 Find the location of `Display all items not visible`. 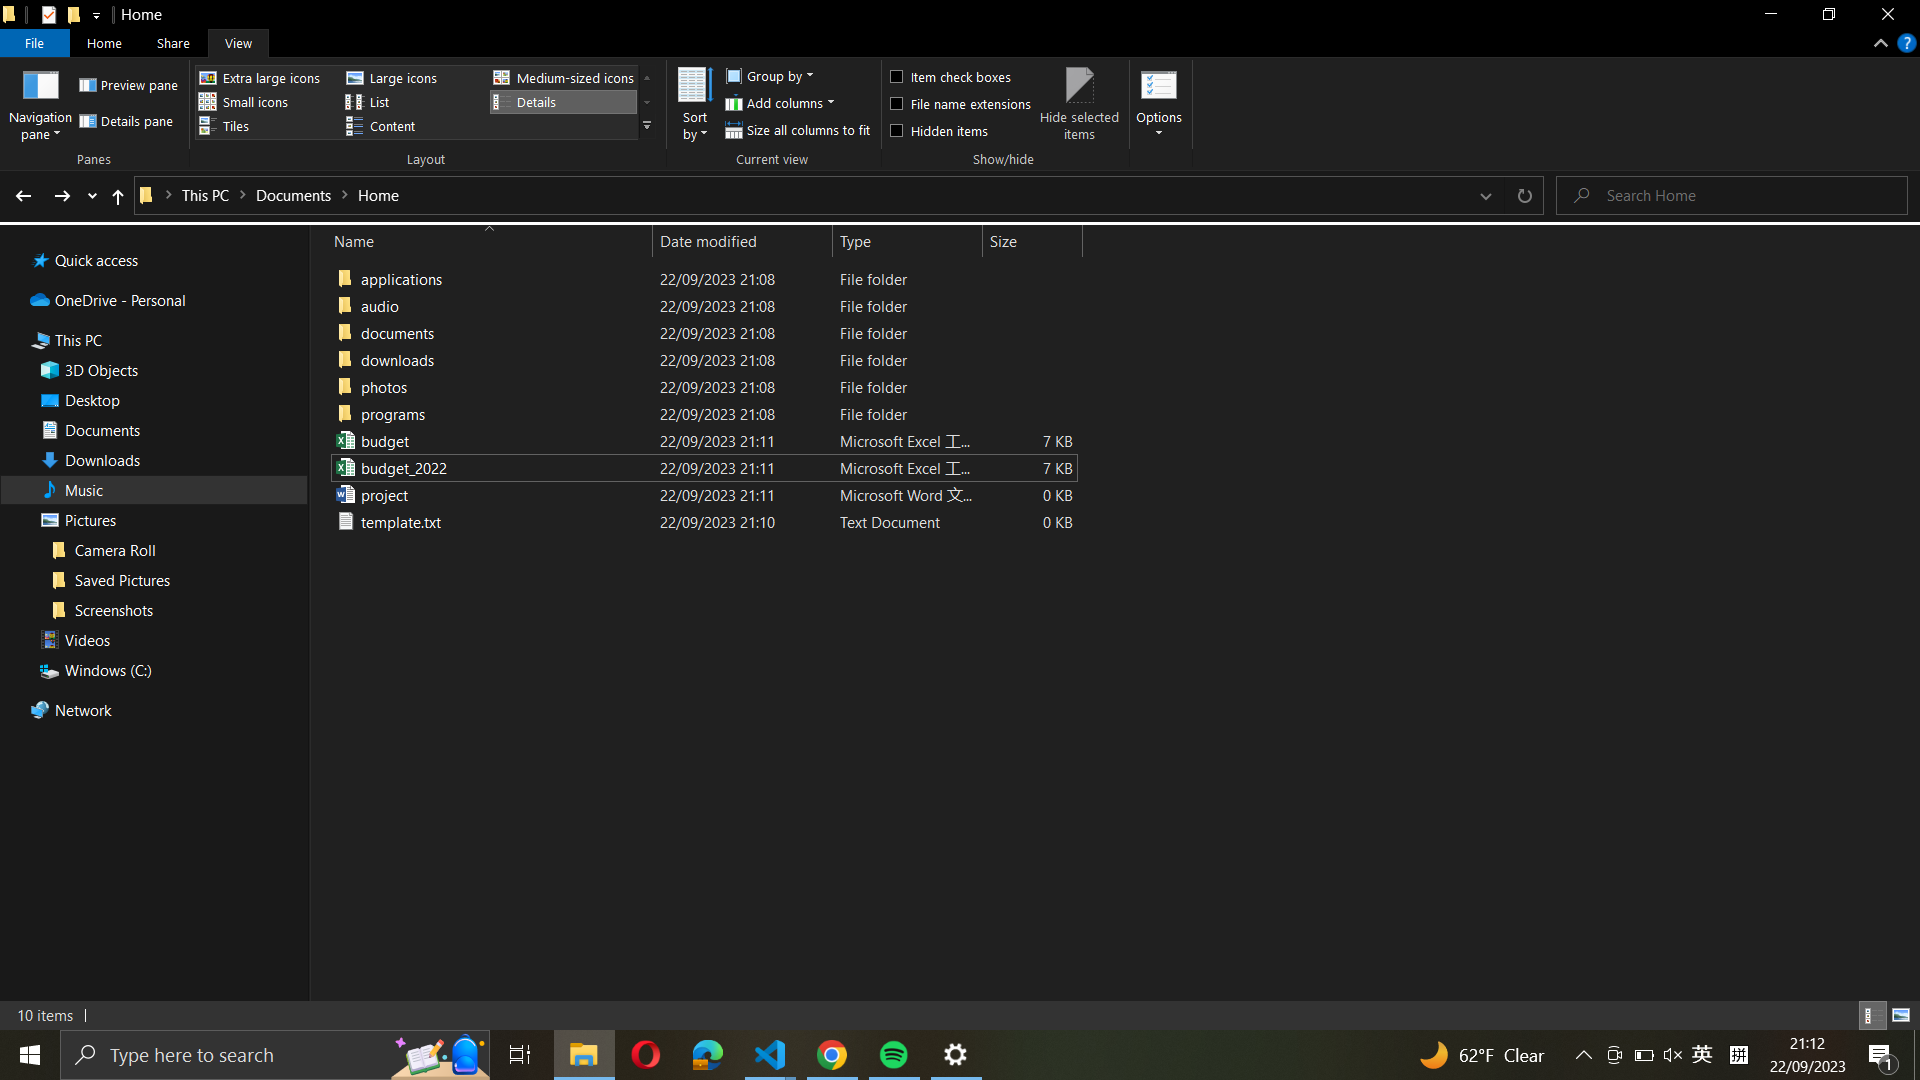

Display all items not visible is located at coordinates (958, 128).